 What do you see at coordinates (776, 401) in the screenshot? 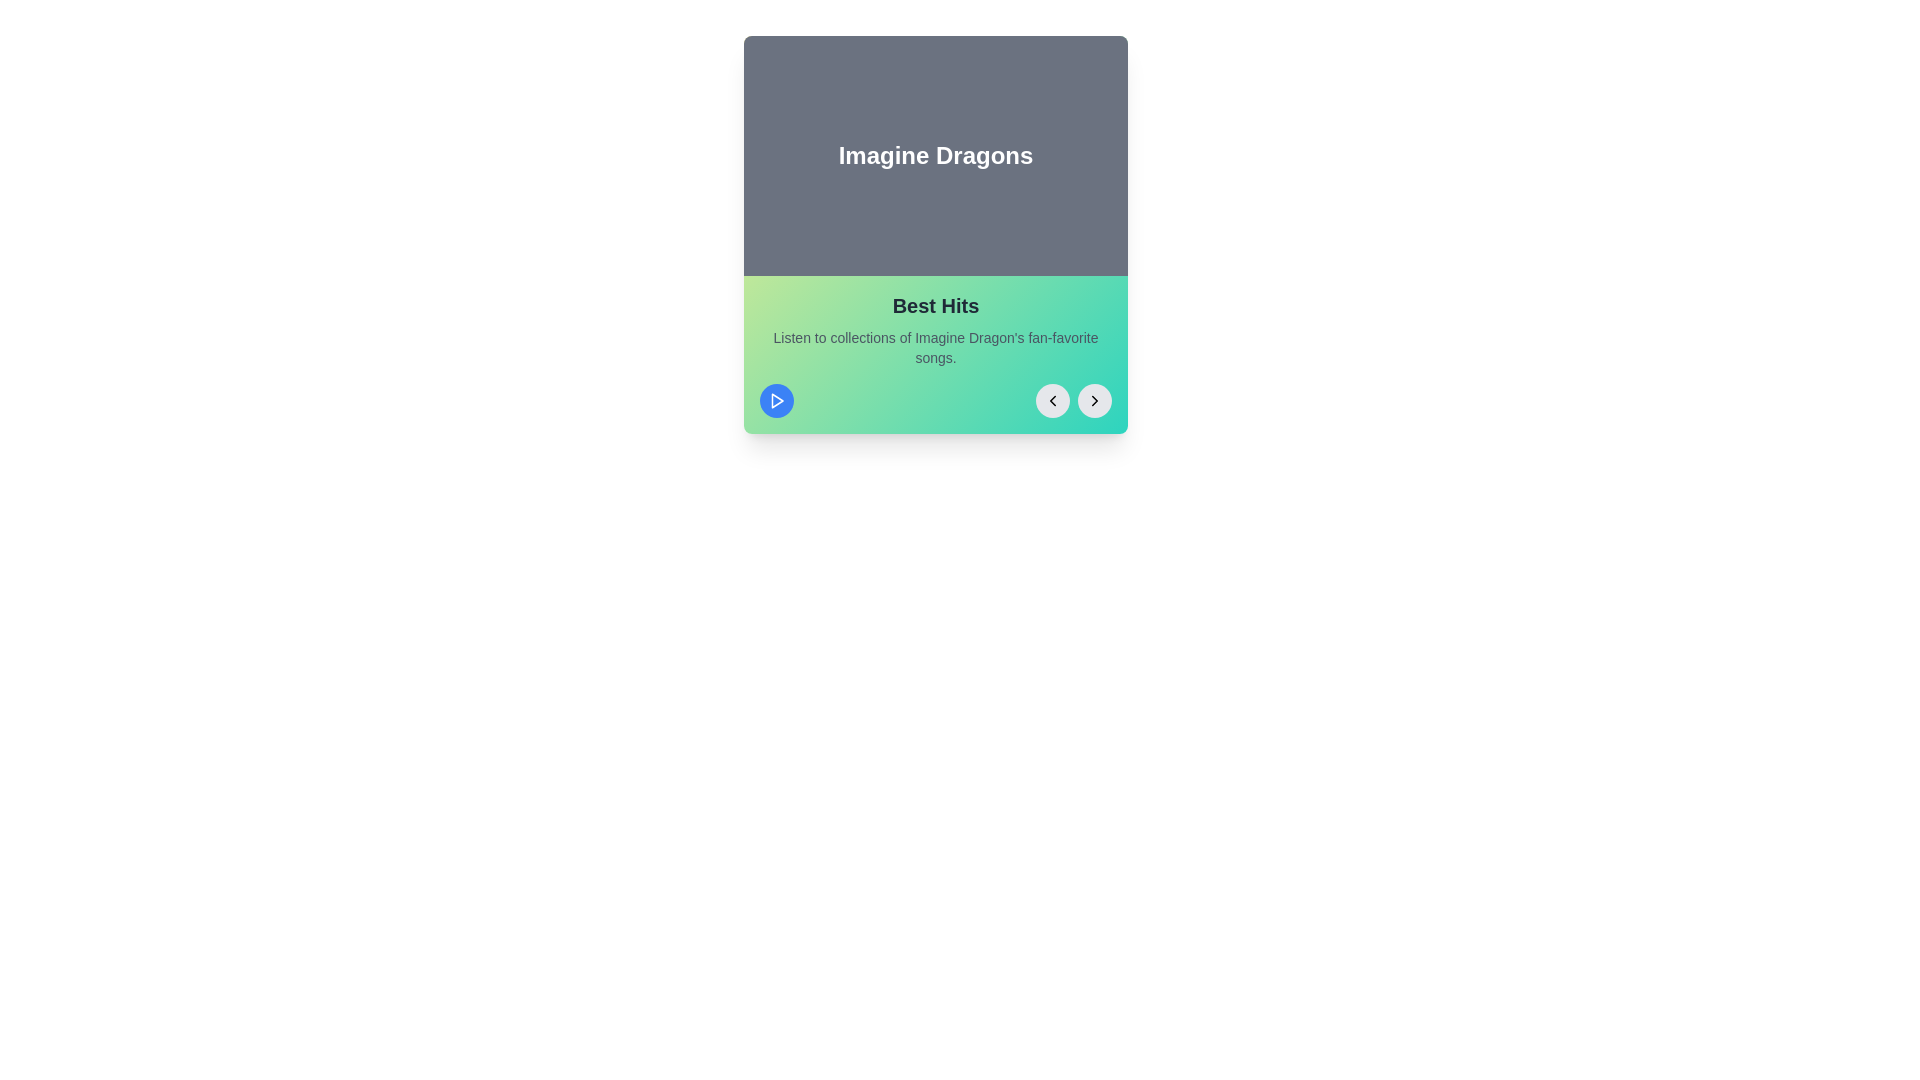
I see `the small triangular play button icon located inside the circular button at the bottom left corner of the 'Imagine Dragons' card` at bounding box center [776, 401].